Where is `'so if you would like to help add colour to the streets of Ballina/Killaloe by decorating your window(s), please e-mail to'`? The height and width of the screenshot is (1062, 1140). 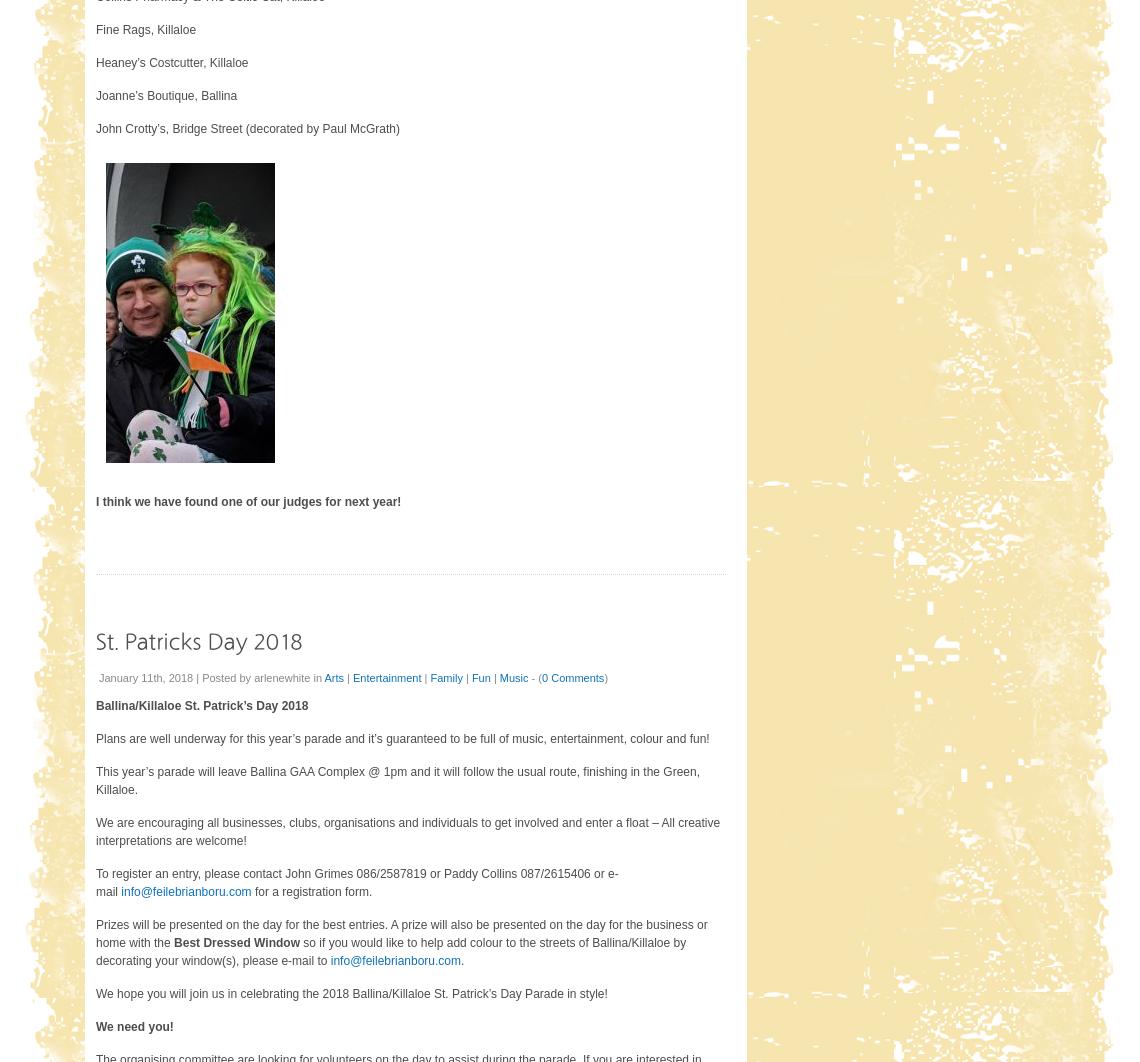
'so if you would like to help add colour to the streets of Ballina/Killaloe by decorating your window(s), please e-mail to' is located at coordinates (390, 950).